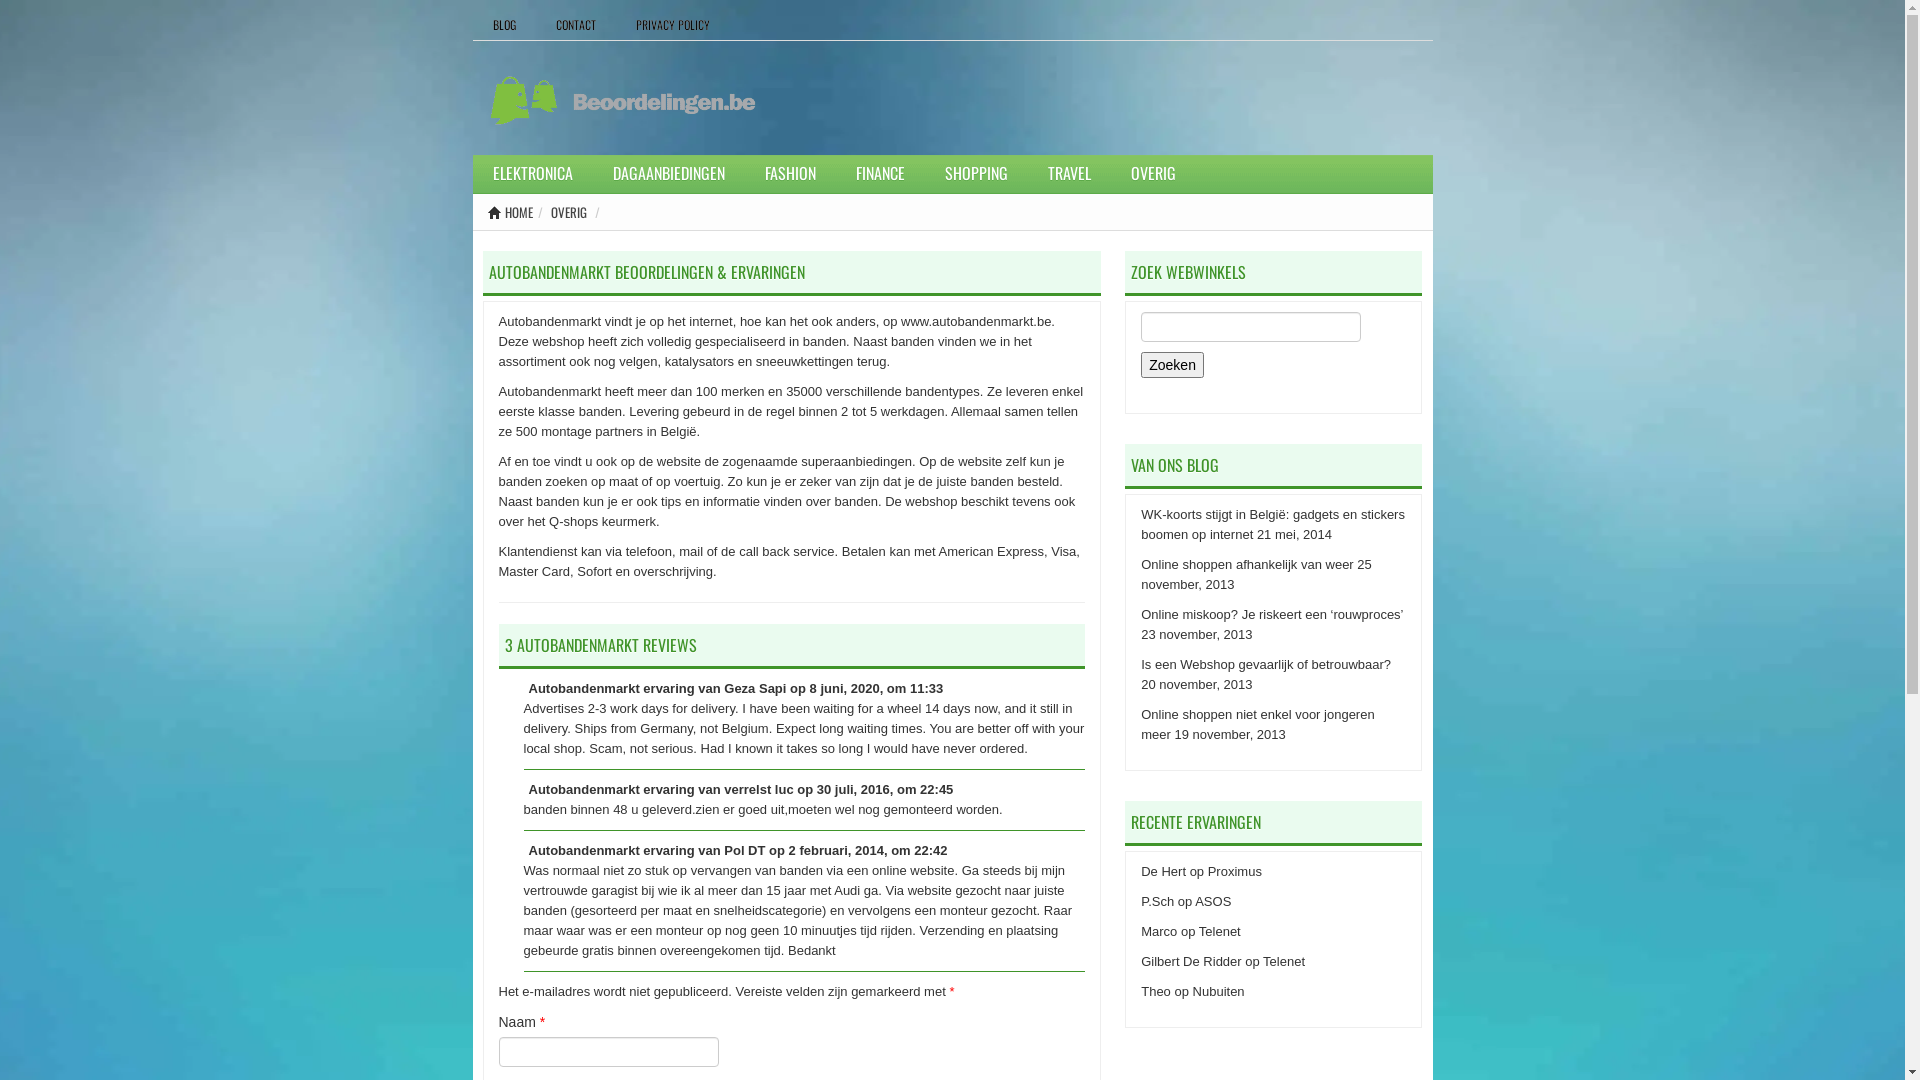  Describe the element at coordinates (532, 172) in the screenshot. I see `'ELEKTRONICA'` at that location.